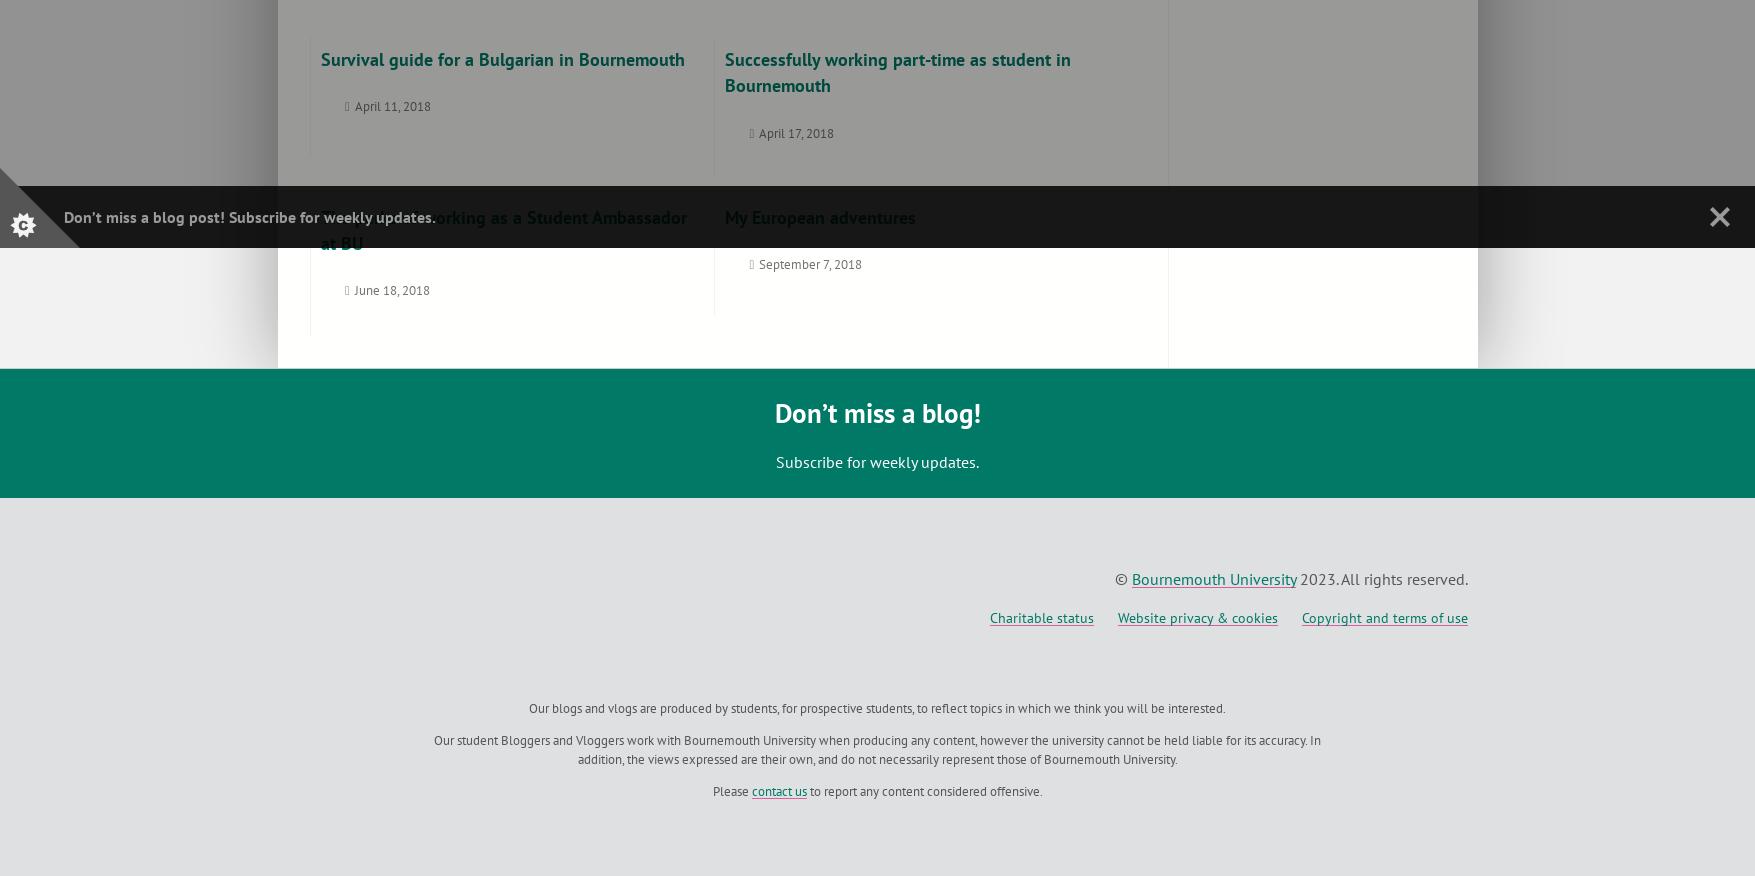  Describe the element at coordinates (145, 216) in the screenshot. I see `'Don’t miss a blog post!'` at that location.